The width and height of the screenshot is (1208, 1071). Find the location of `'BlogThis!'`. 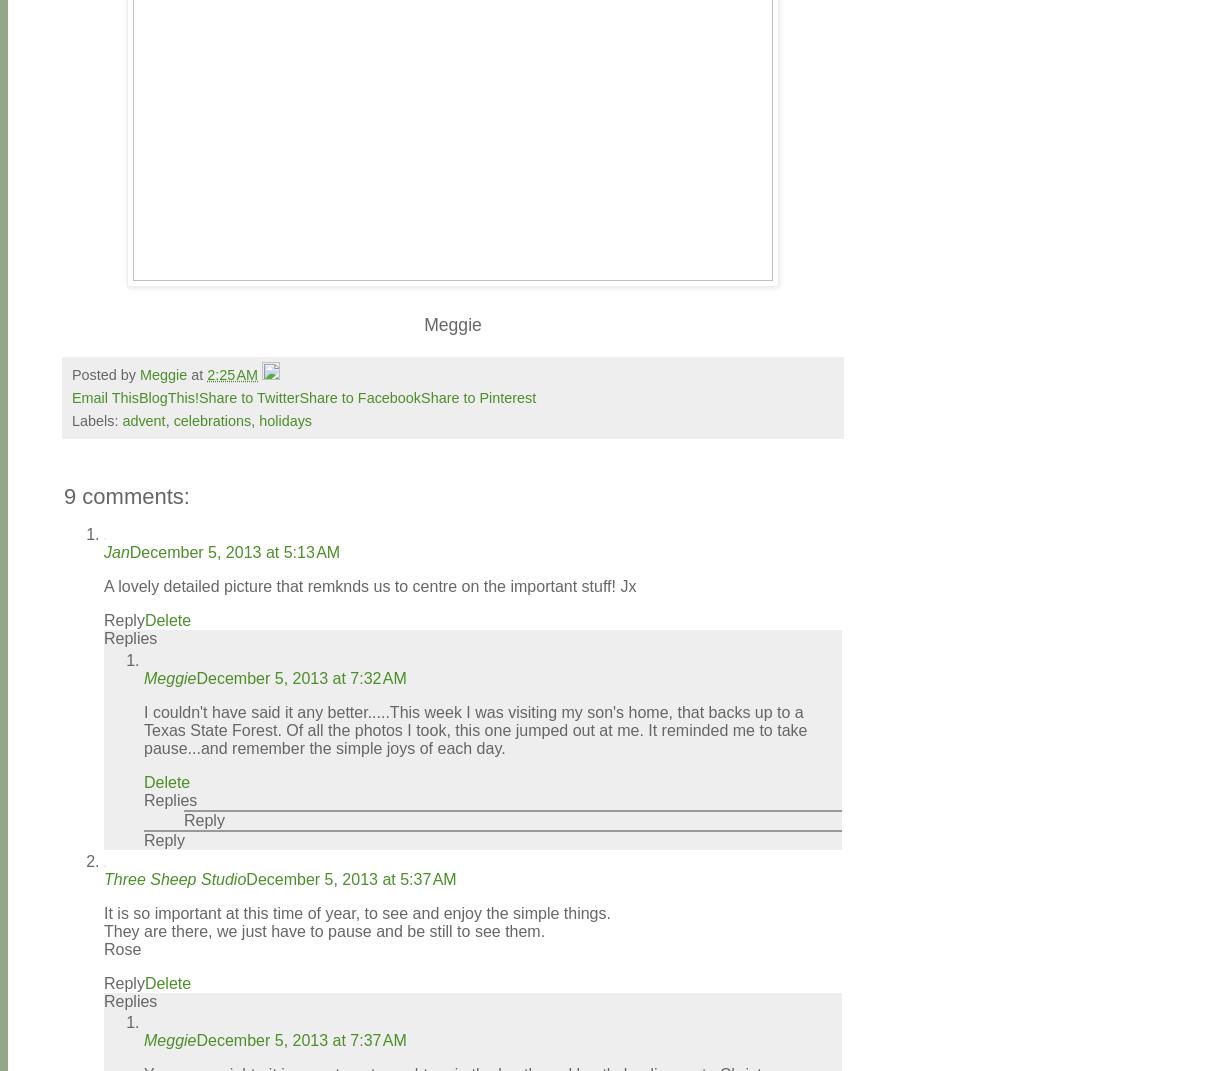

'BlogThis!' is located at coordinates (168, 397).